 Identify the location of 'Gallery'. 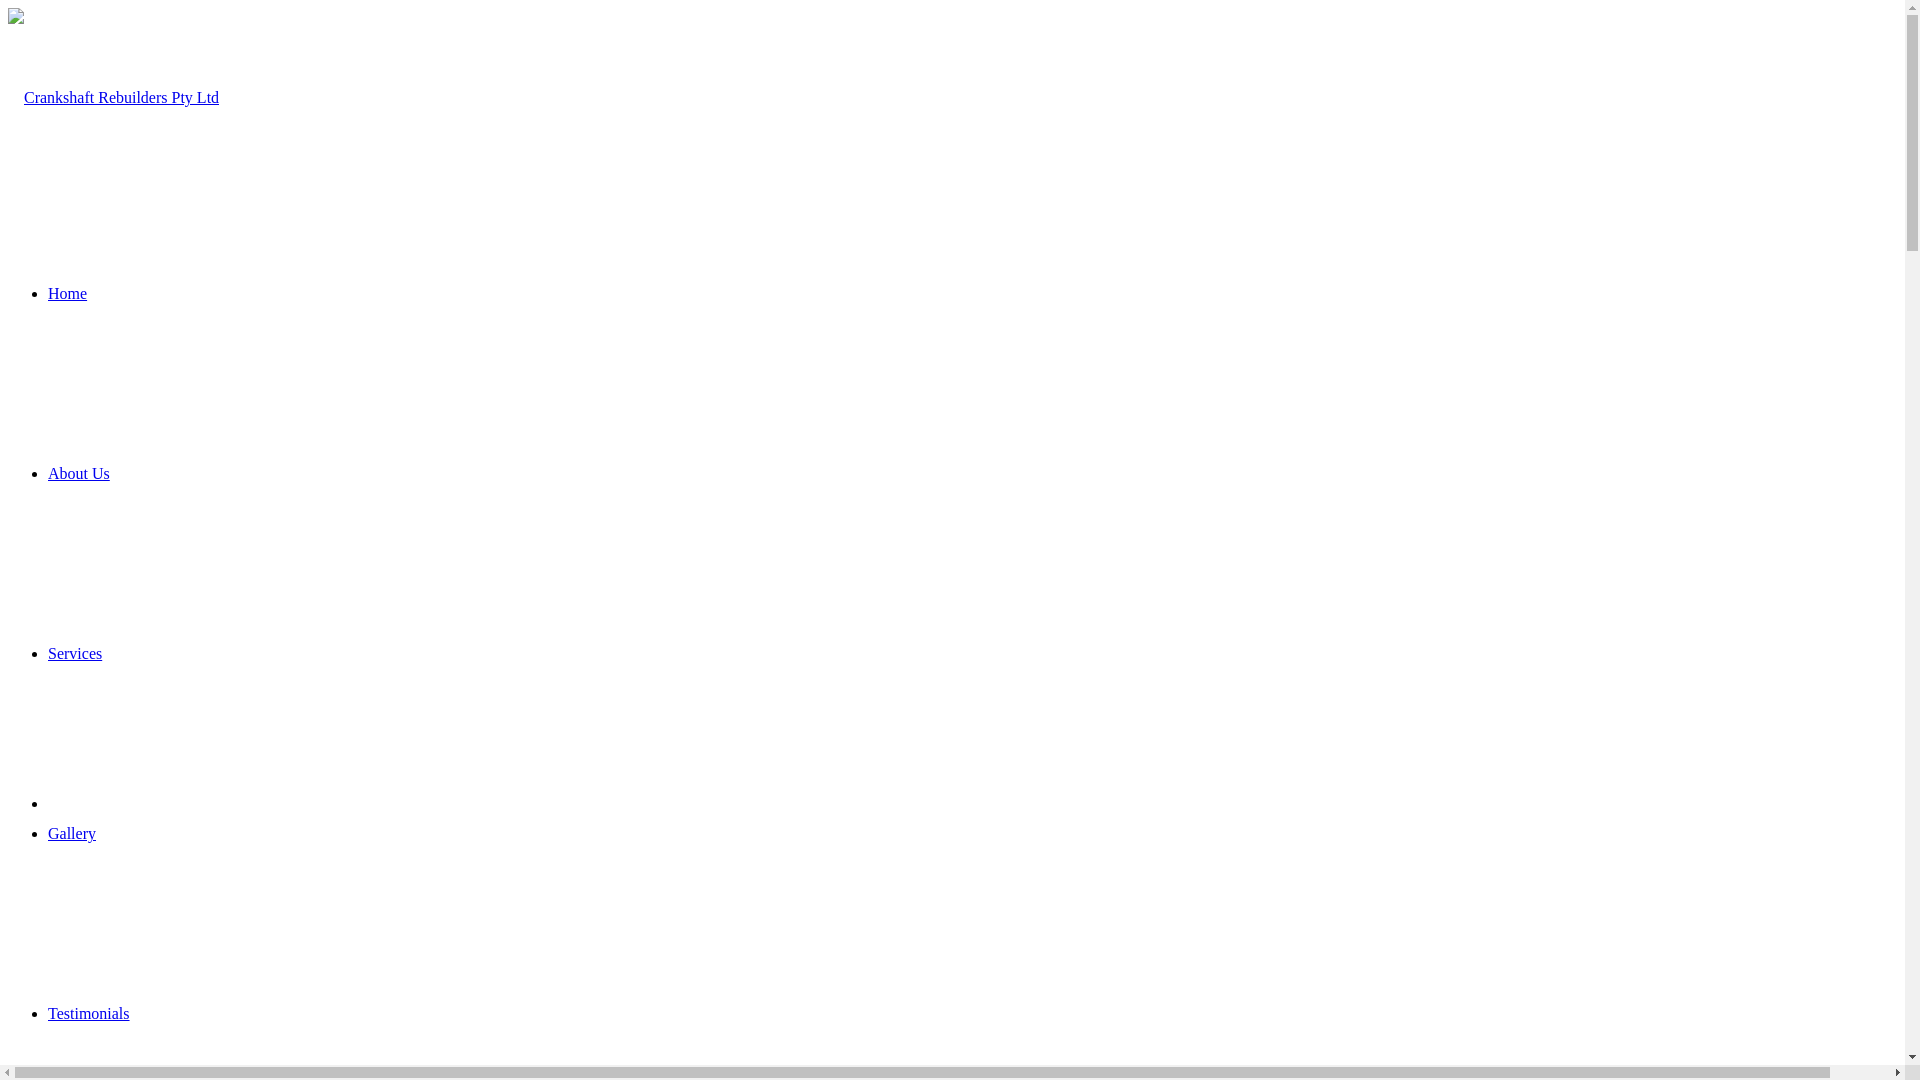
(48, 833).